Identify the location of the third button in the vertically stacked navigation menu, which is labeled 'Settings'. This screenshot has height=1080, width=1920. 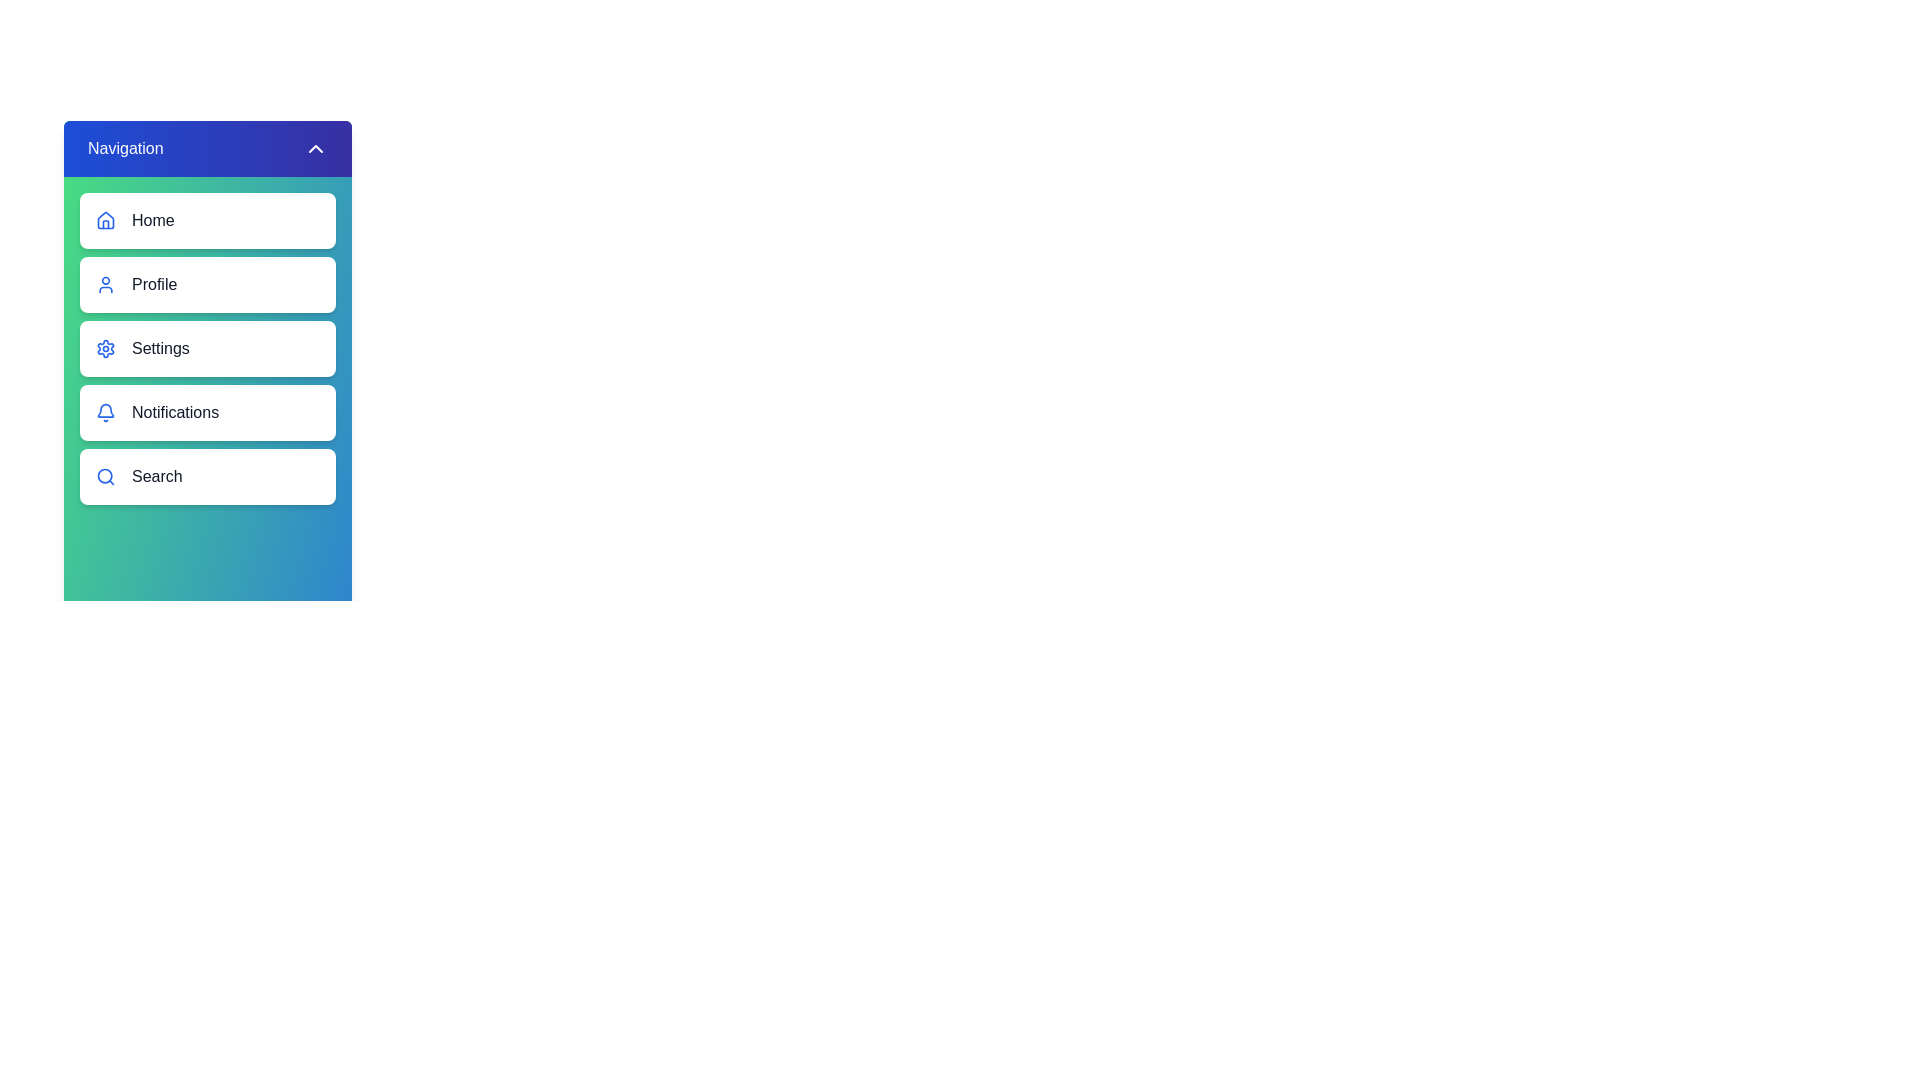
(207, 347).